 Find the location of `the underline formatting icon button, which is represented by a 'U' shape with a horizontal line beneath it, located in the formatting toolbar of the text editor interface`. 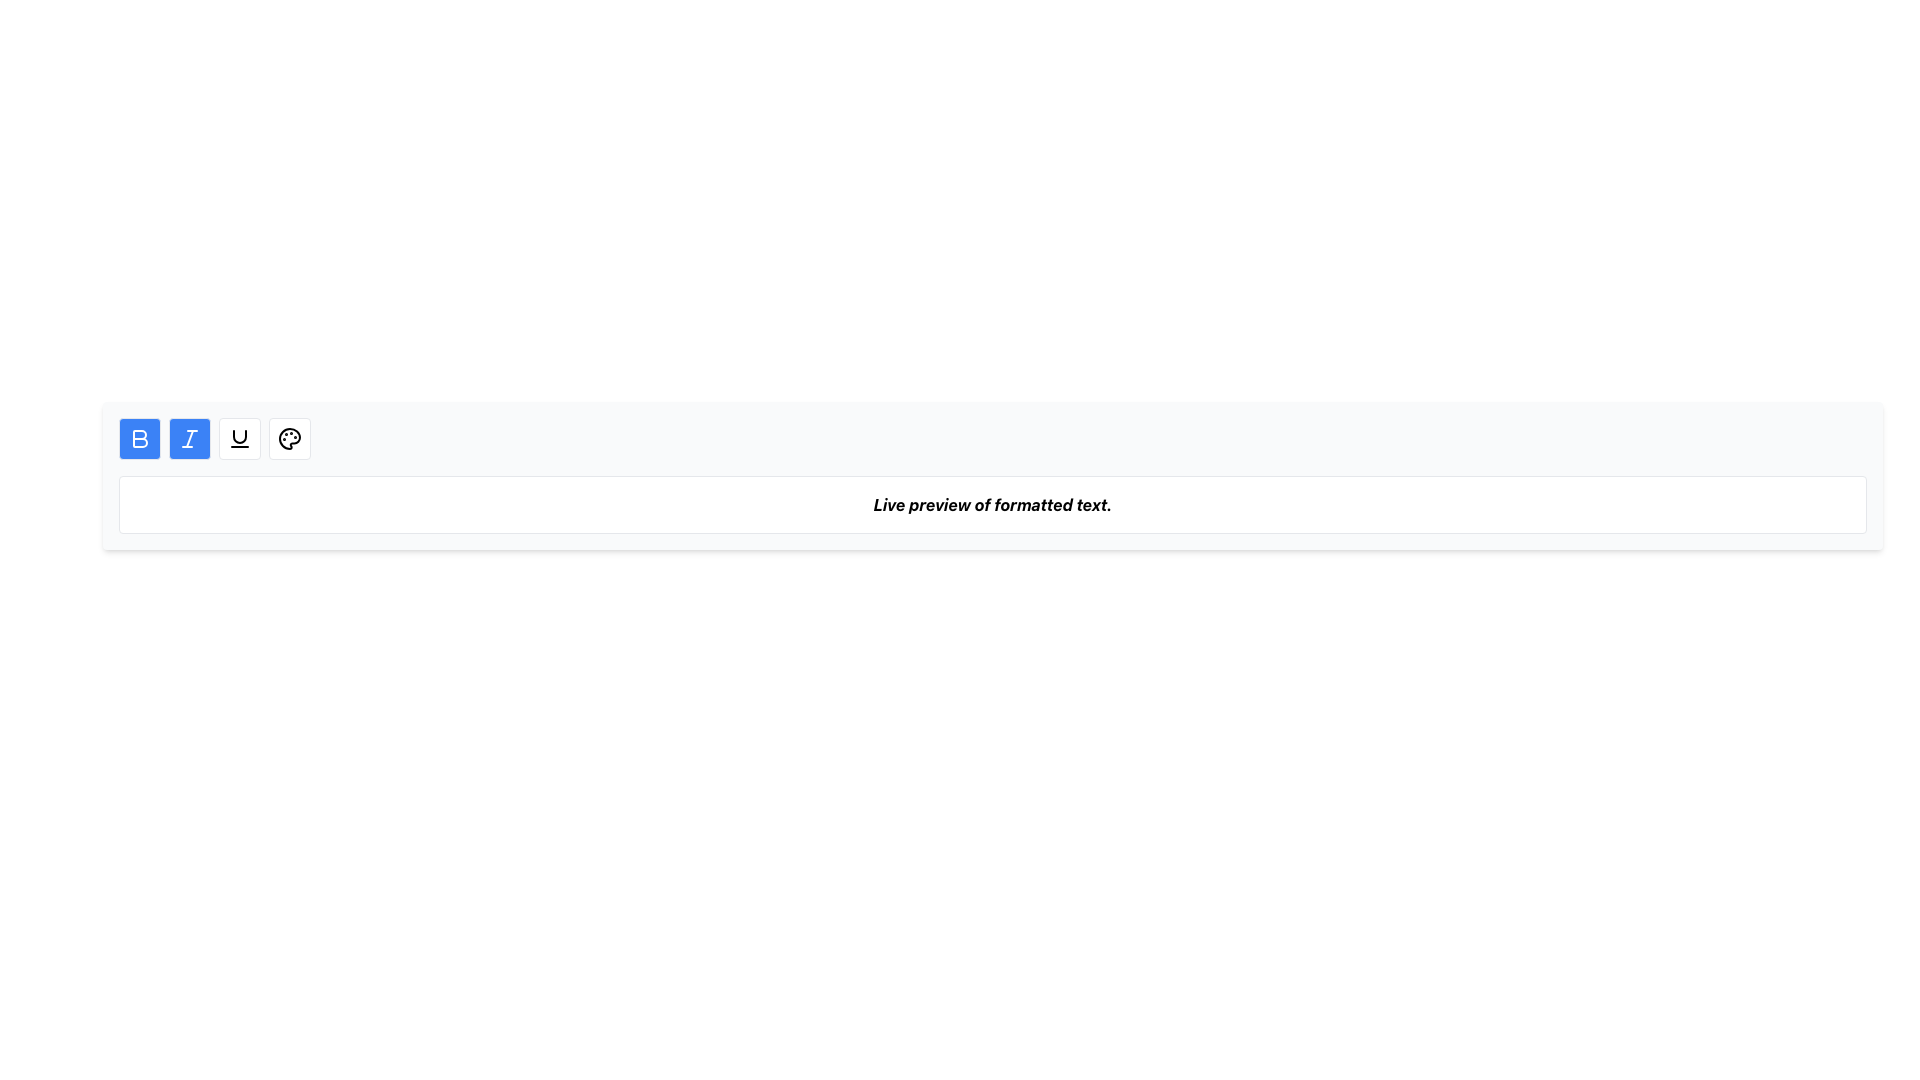

the underline formatting icon button, which is represented by a 'U' shape with a horizontal line beneath it, located in the formatting toolbar of the text editor interface is located at coordinates (240, 438).